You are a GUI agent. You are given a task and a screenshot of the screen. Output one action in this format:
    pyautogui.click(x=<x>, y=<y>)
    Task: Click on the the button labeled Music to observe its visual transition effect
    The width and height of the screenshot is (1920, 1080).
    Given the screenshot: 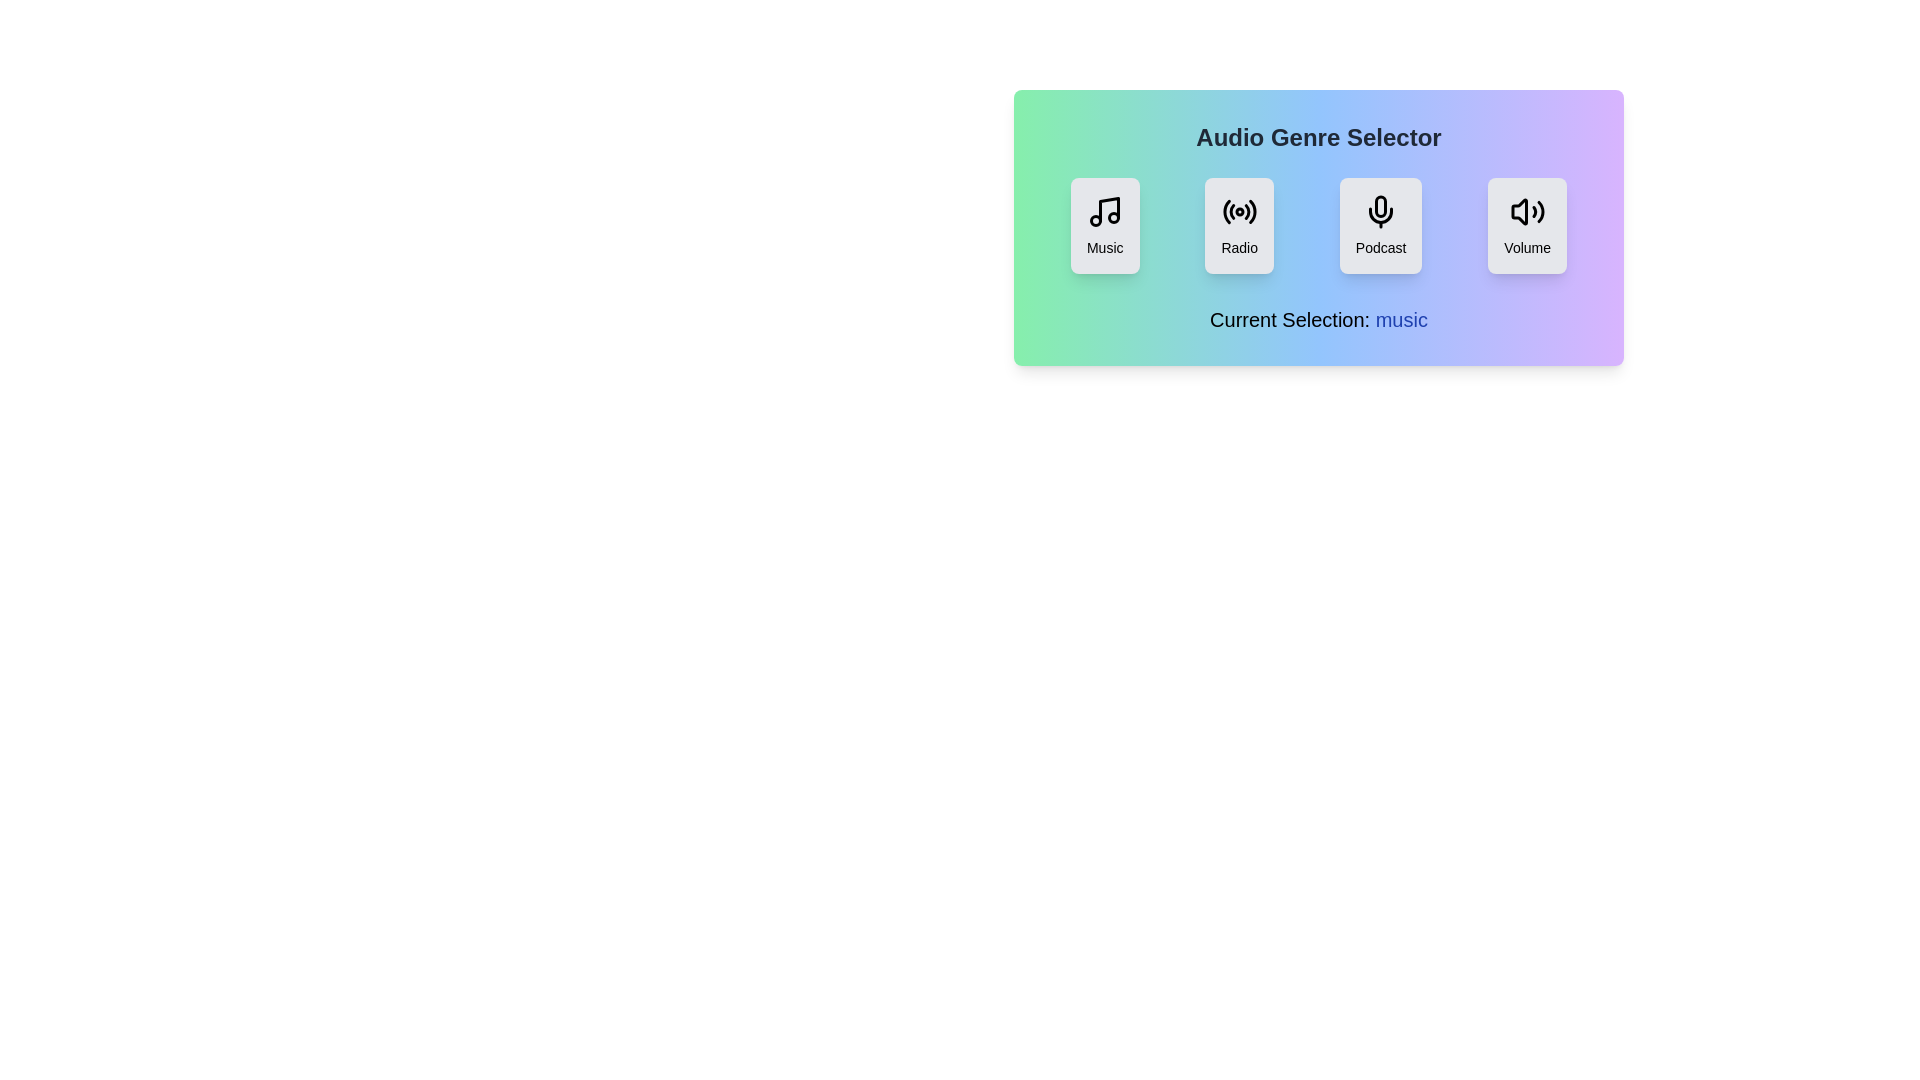 What is the action you would take?
    pyautogui.click(x=1103, y=225)
    